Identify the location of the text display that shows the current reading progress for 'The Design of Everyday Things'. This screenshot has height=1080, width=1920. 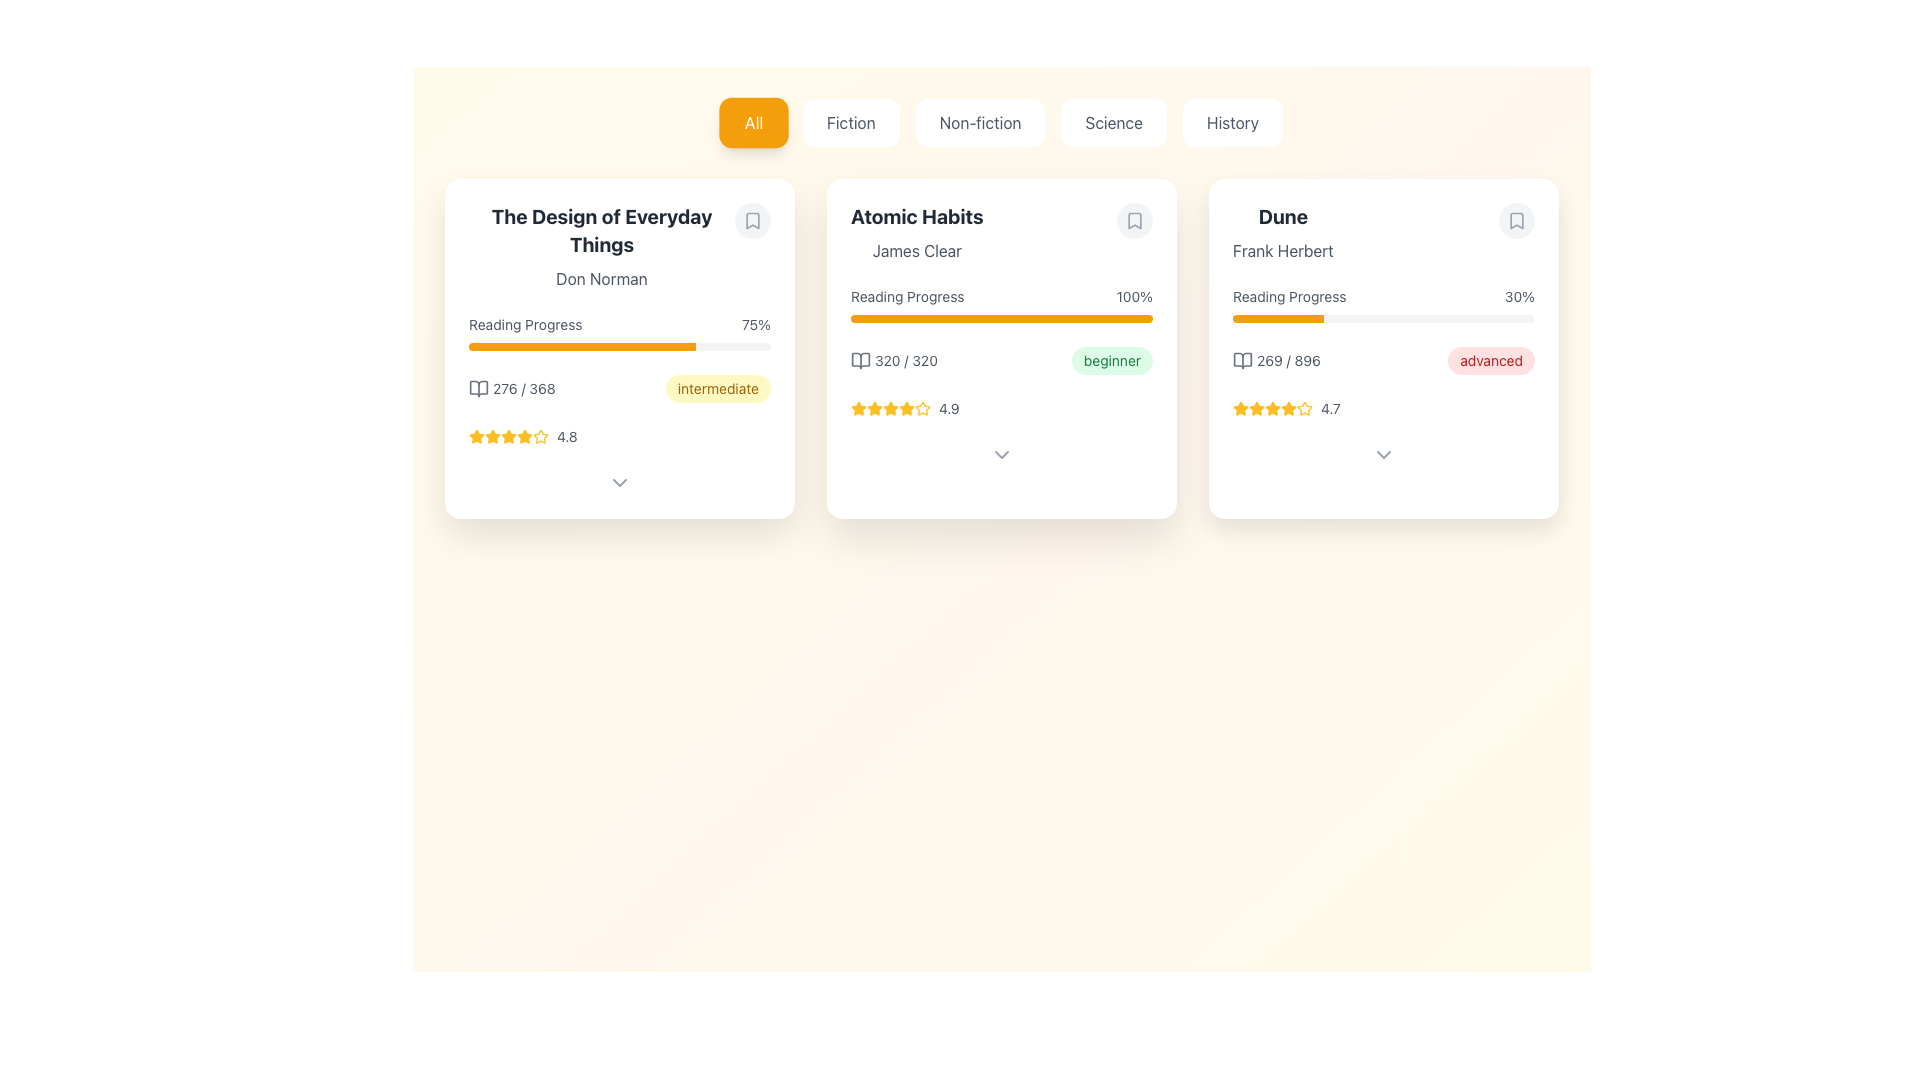
(524, 389).